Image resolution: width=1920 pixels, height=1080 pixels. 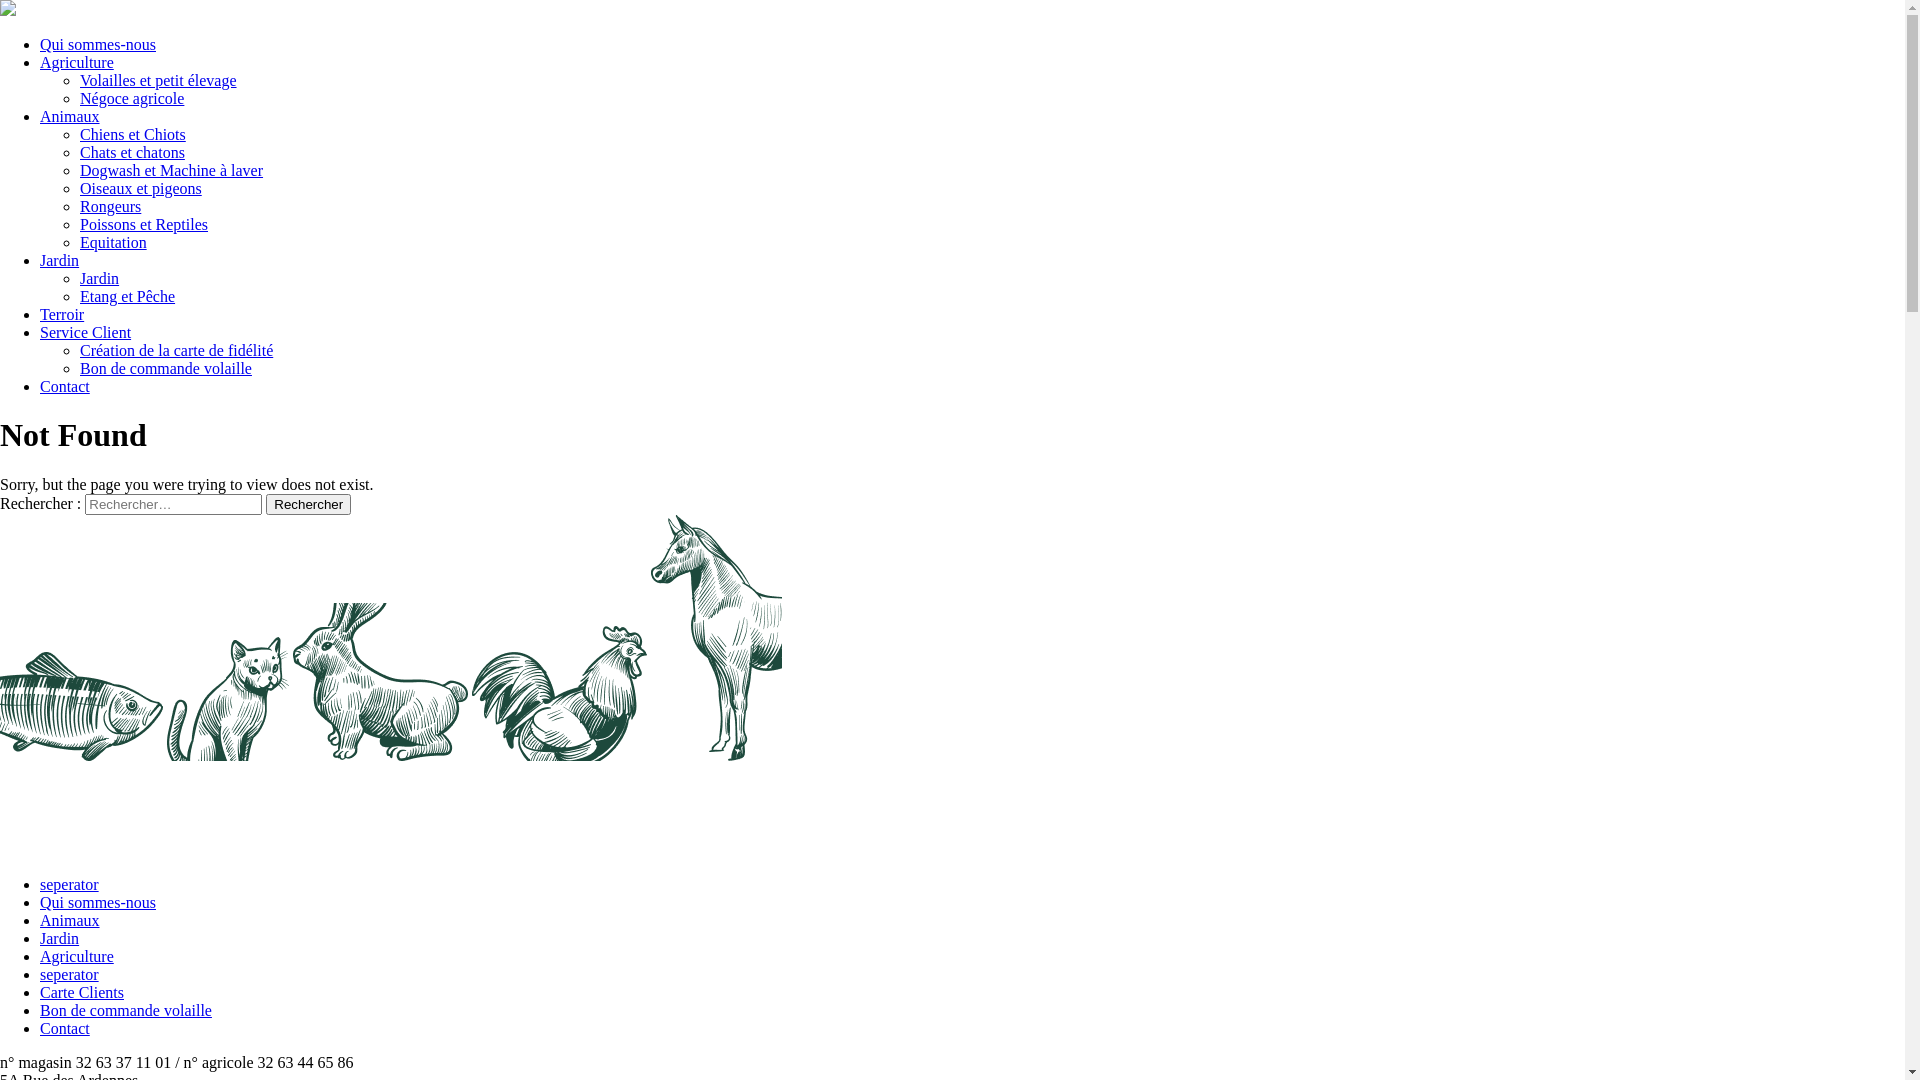 I want to click on 'Animaux', so click(x=70, y=920).